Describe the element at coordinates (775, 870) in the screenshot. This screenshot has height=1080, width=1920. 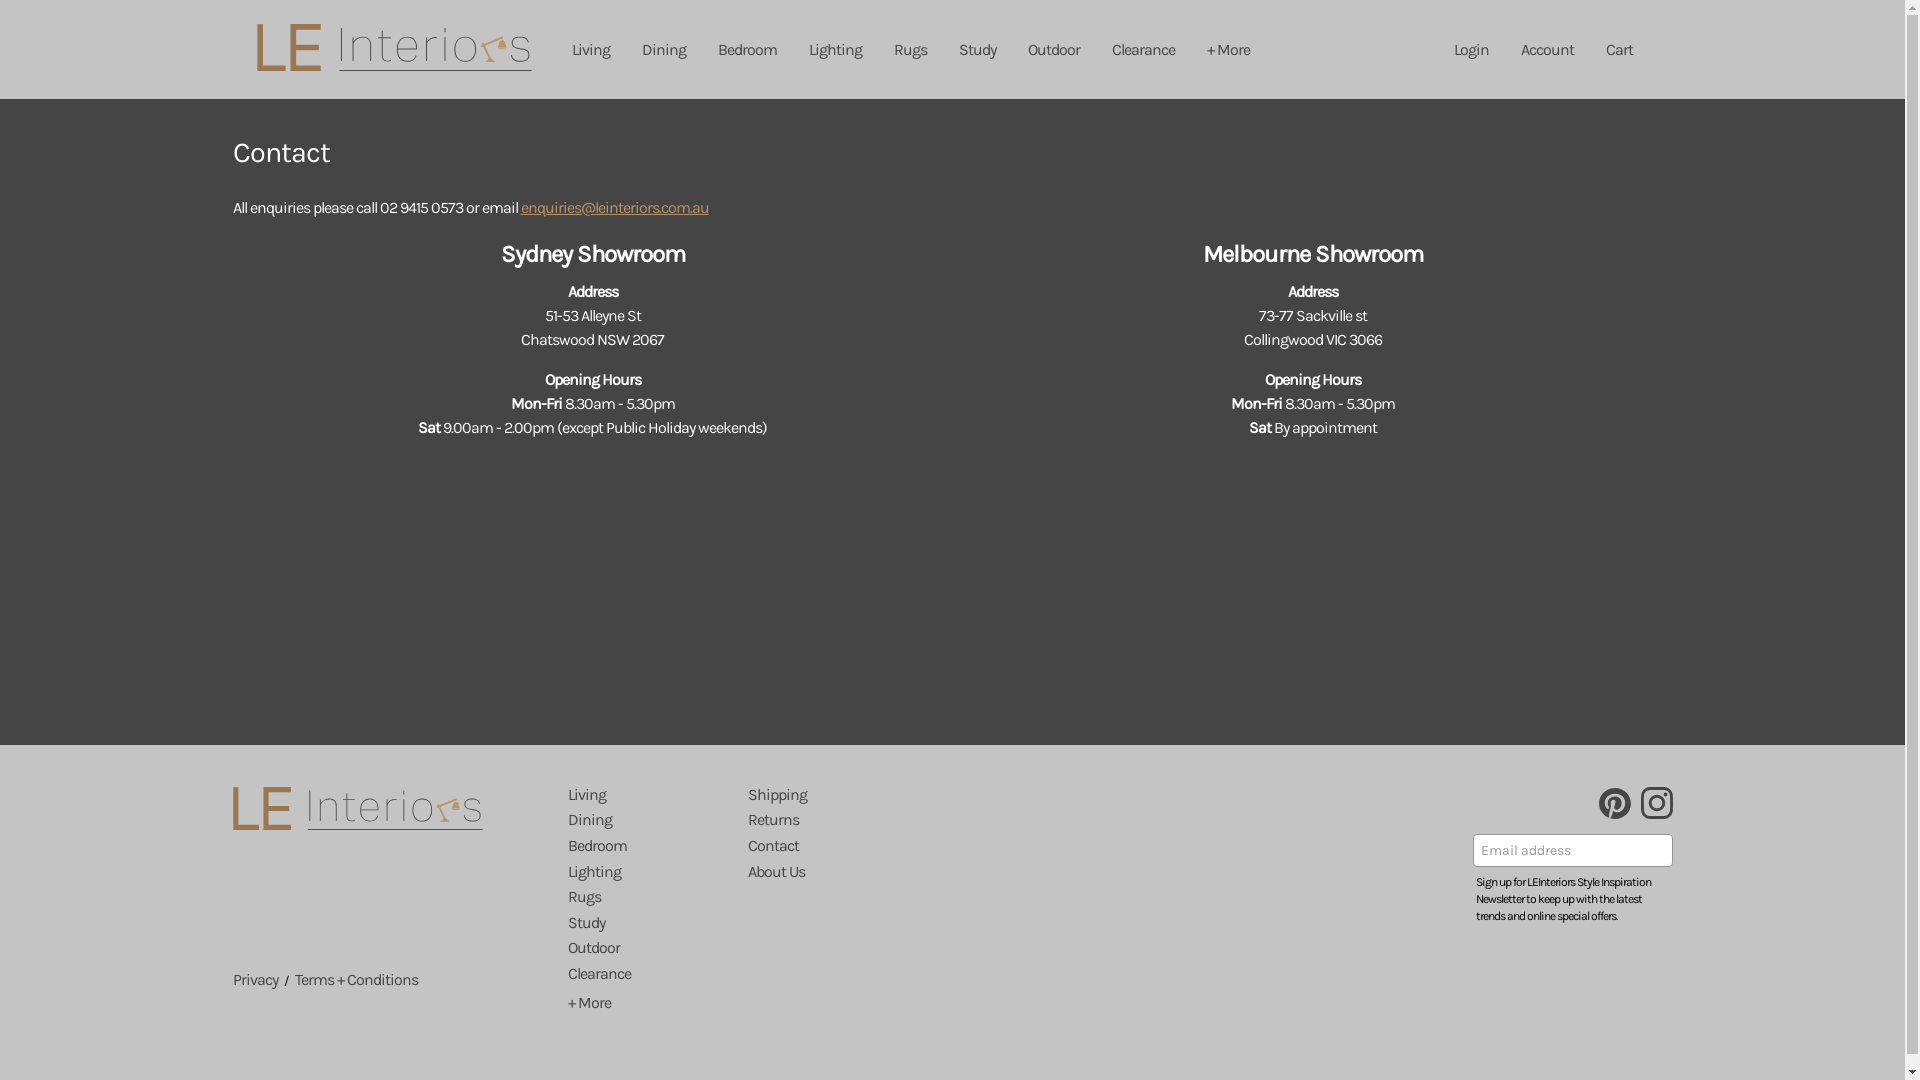
I see `'About Us'` at that location.